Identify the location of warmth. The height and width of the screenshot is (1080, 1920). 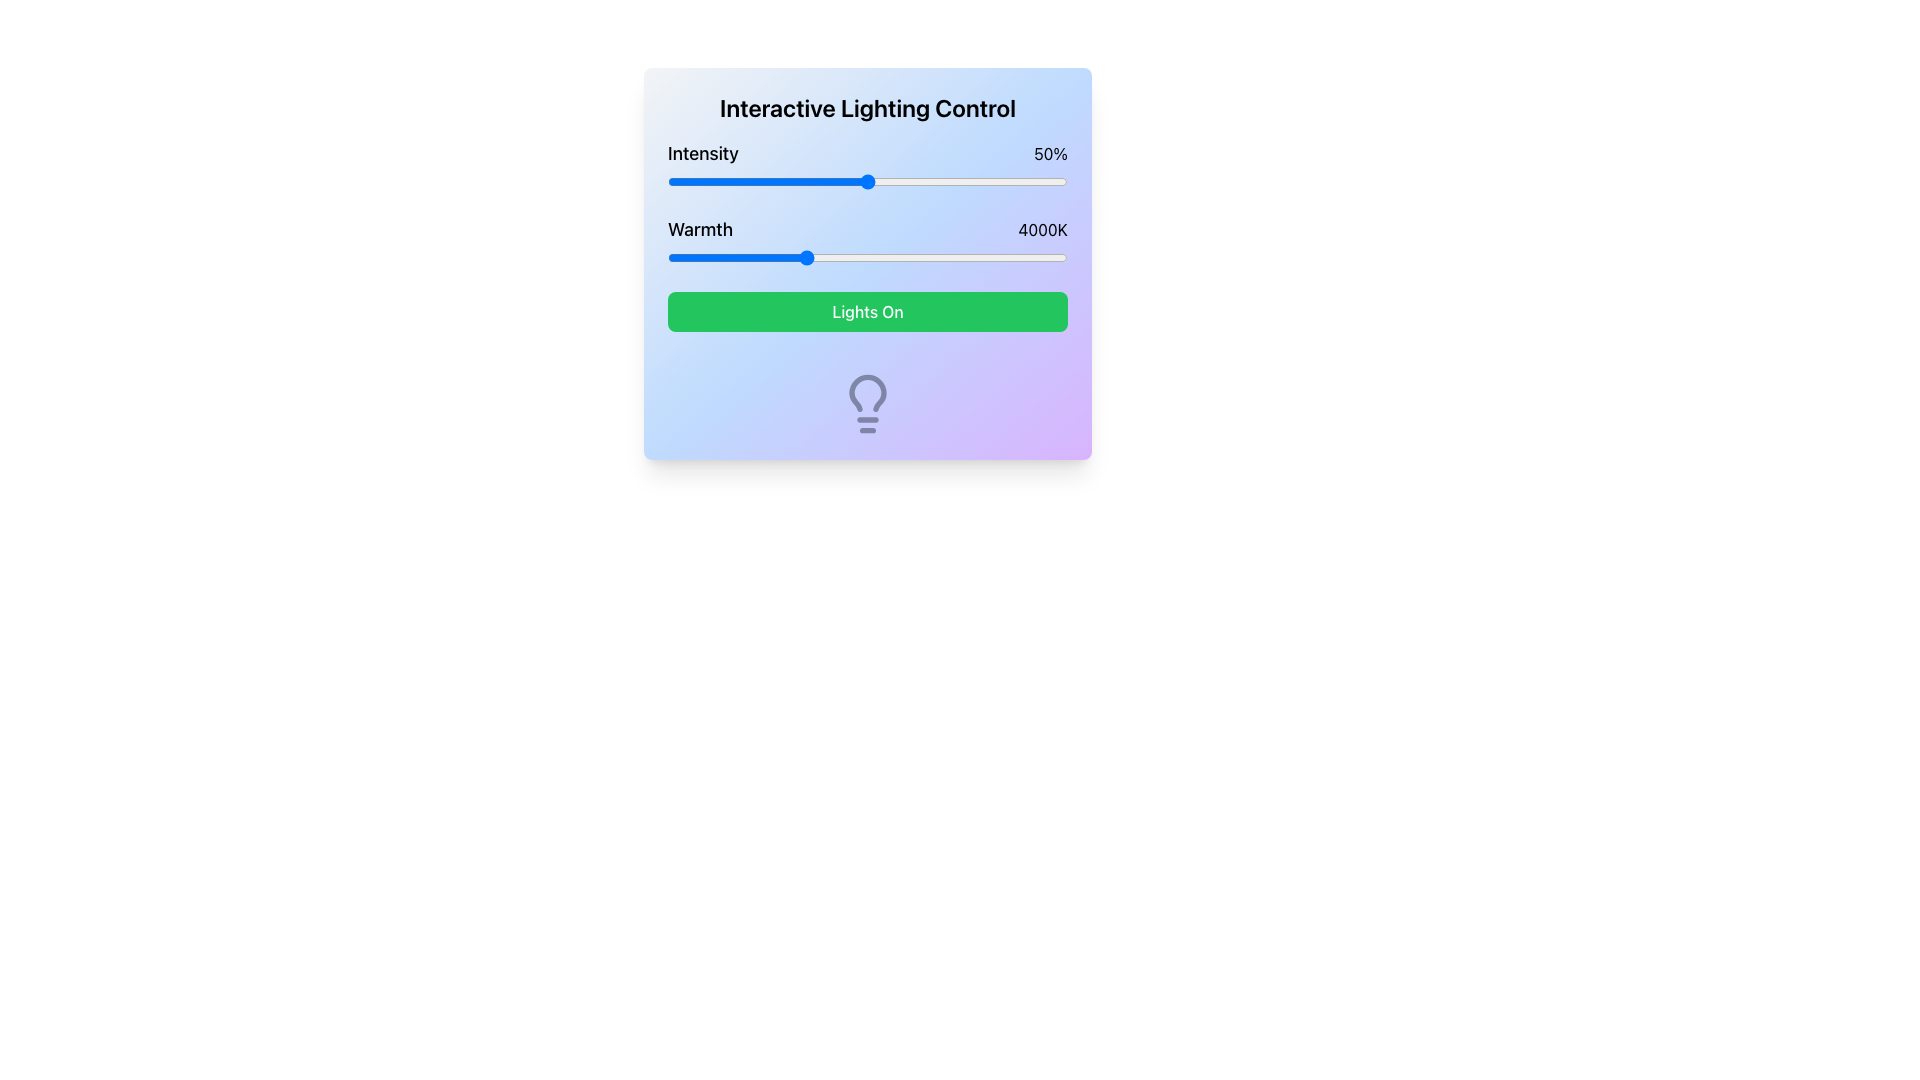
(798, 257).